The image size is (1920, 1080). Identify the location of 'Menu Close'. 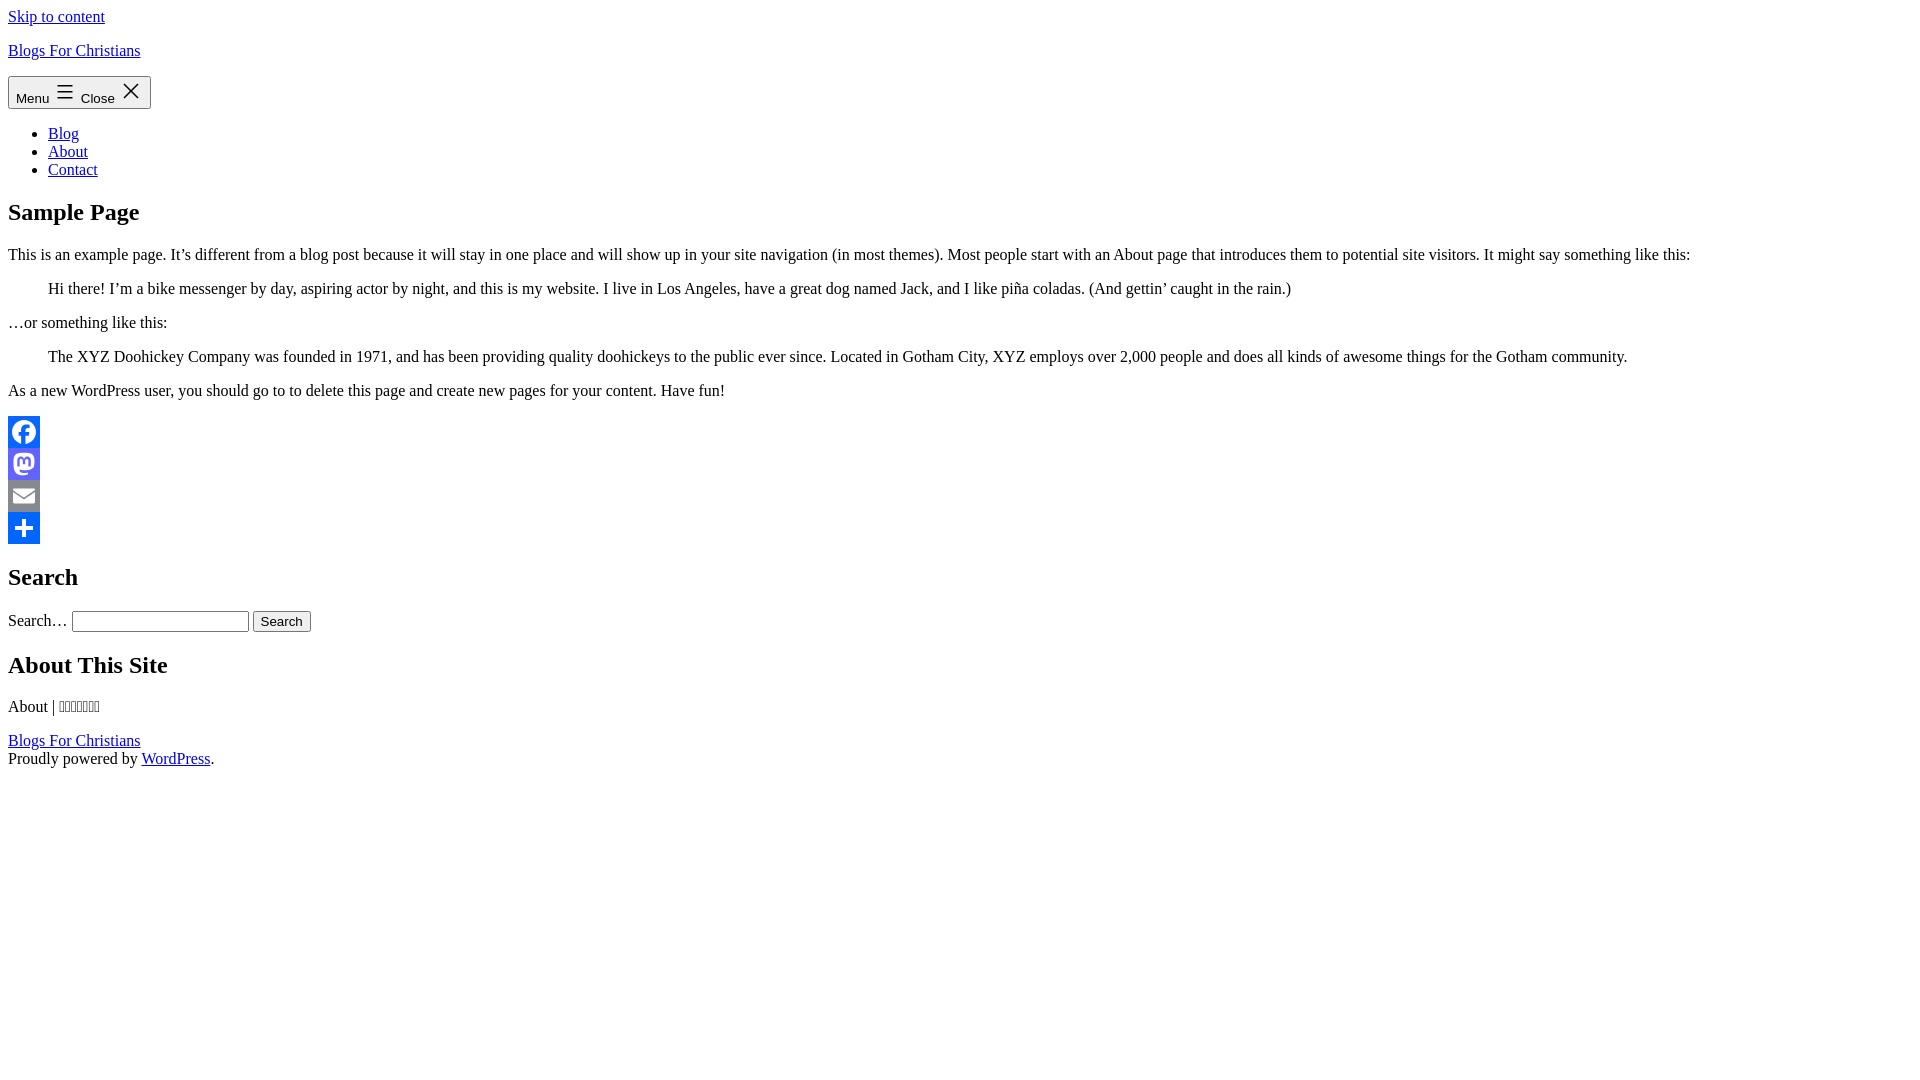
(79, 92).